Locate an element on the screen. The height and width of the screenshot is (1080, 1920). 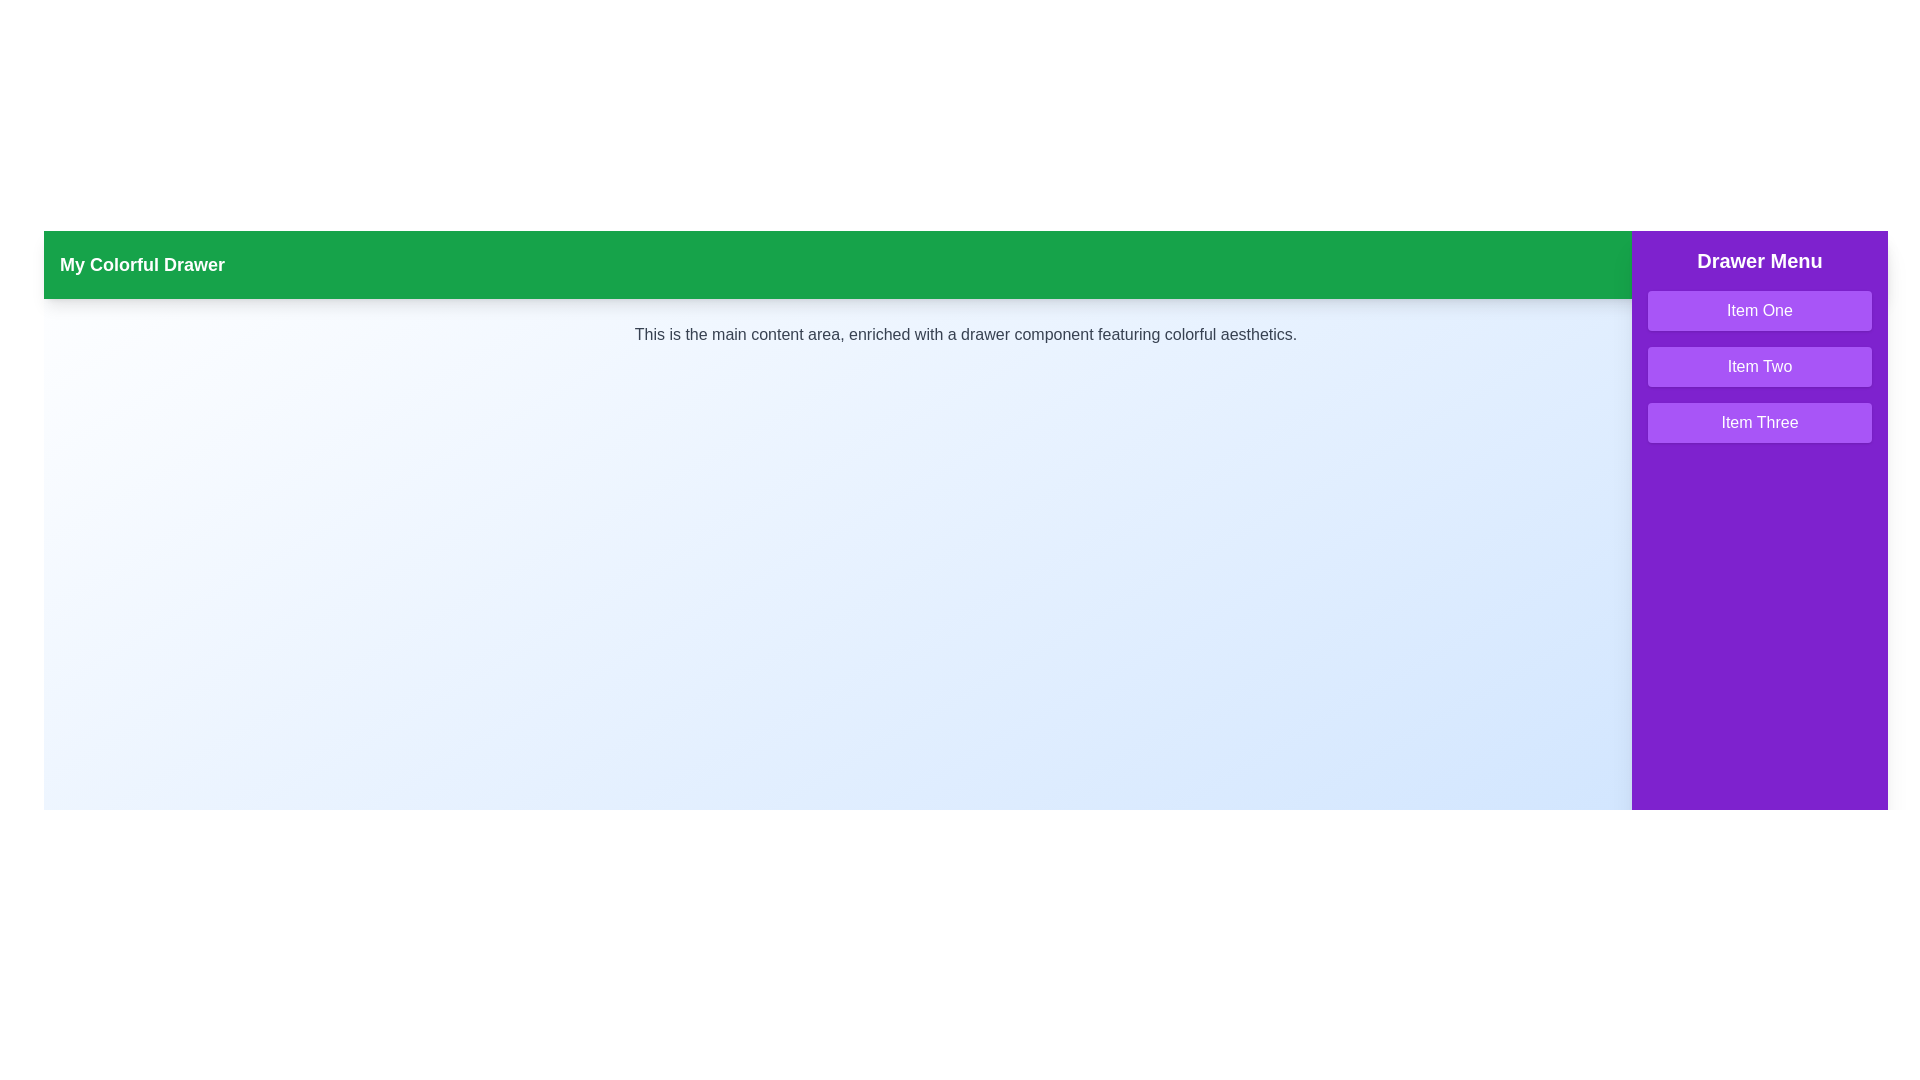
the 'Item One' button located in the purple sidebar labeled 'Drawer Menu' for accessibility navigation is located at coordinates (1760, 311).